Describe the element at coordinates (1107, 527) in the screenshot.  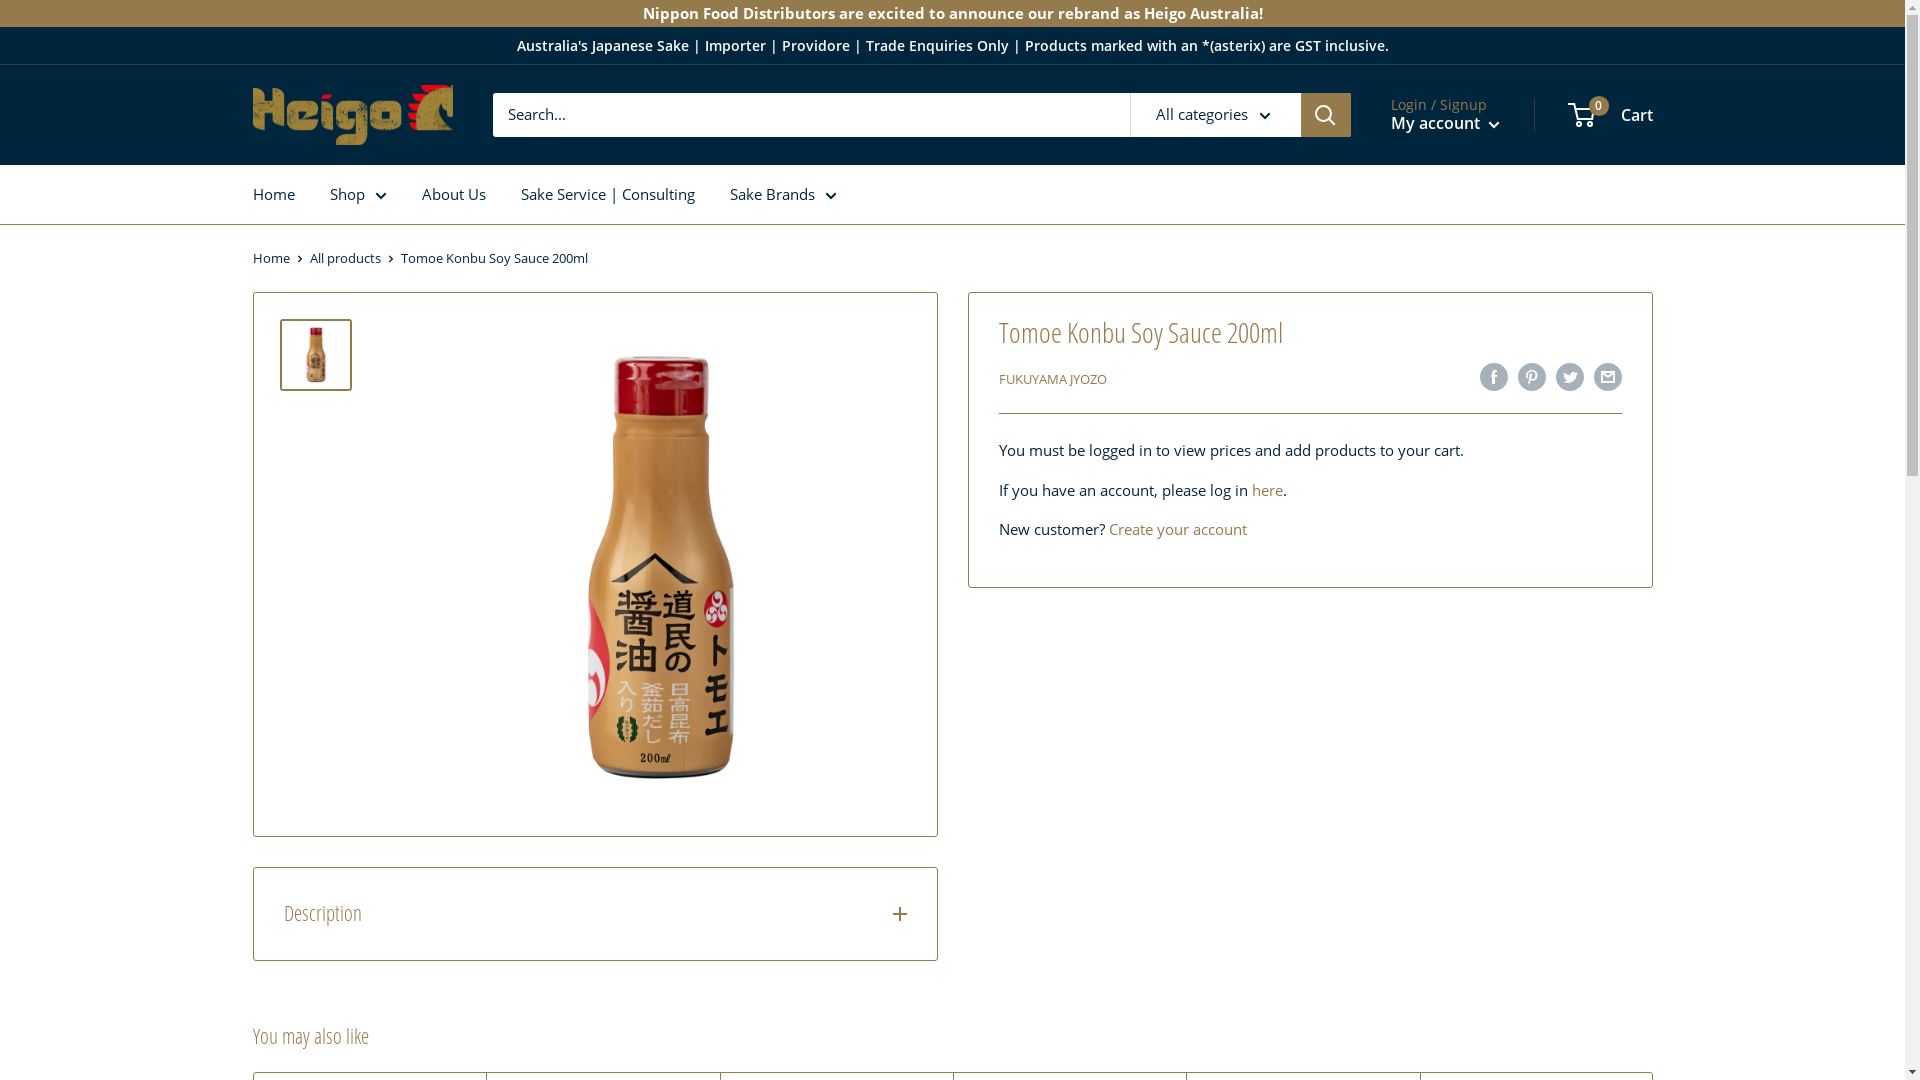
I see `'Create your account'` at that location.